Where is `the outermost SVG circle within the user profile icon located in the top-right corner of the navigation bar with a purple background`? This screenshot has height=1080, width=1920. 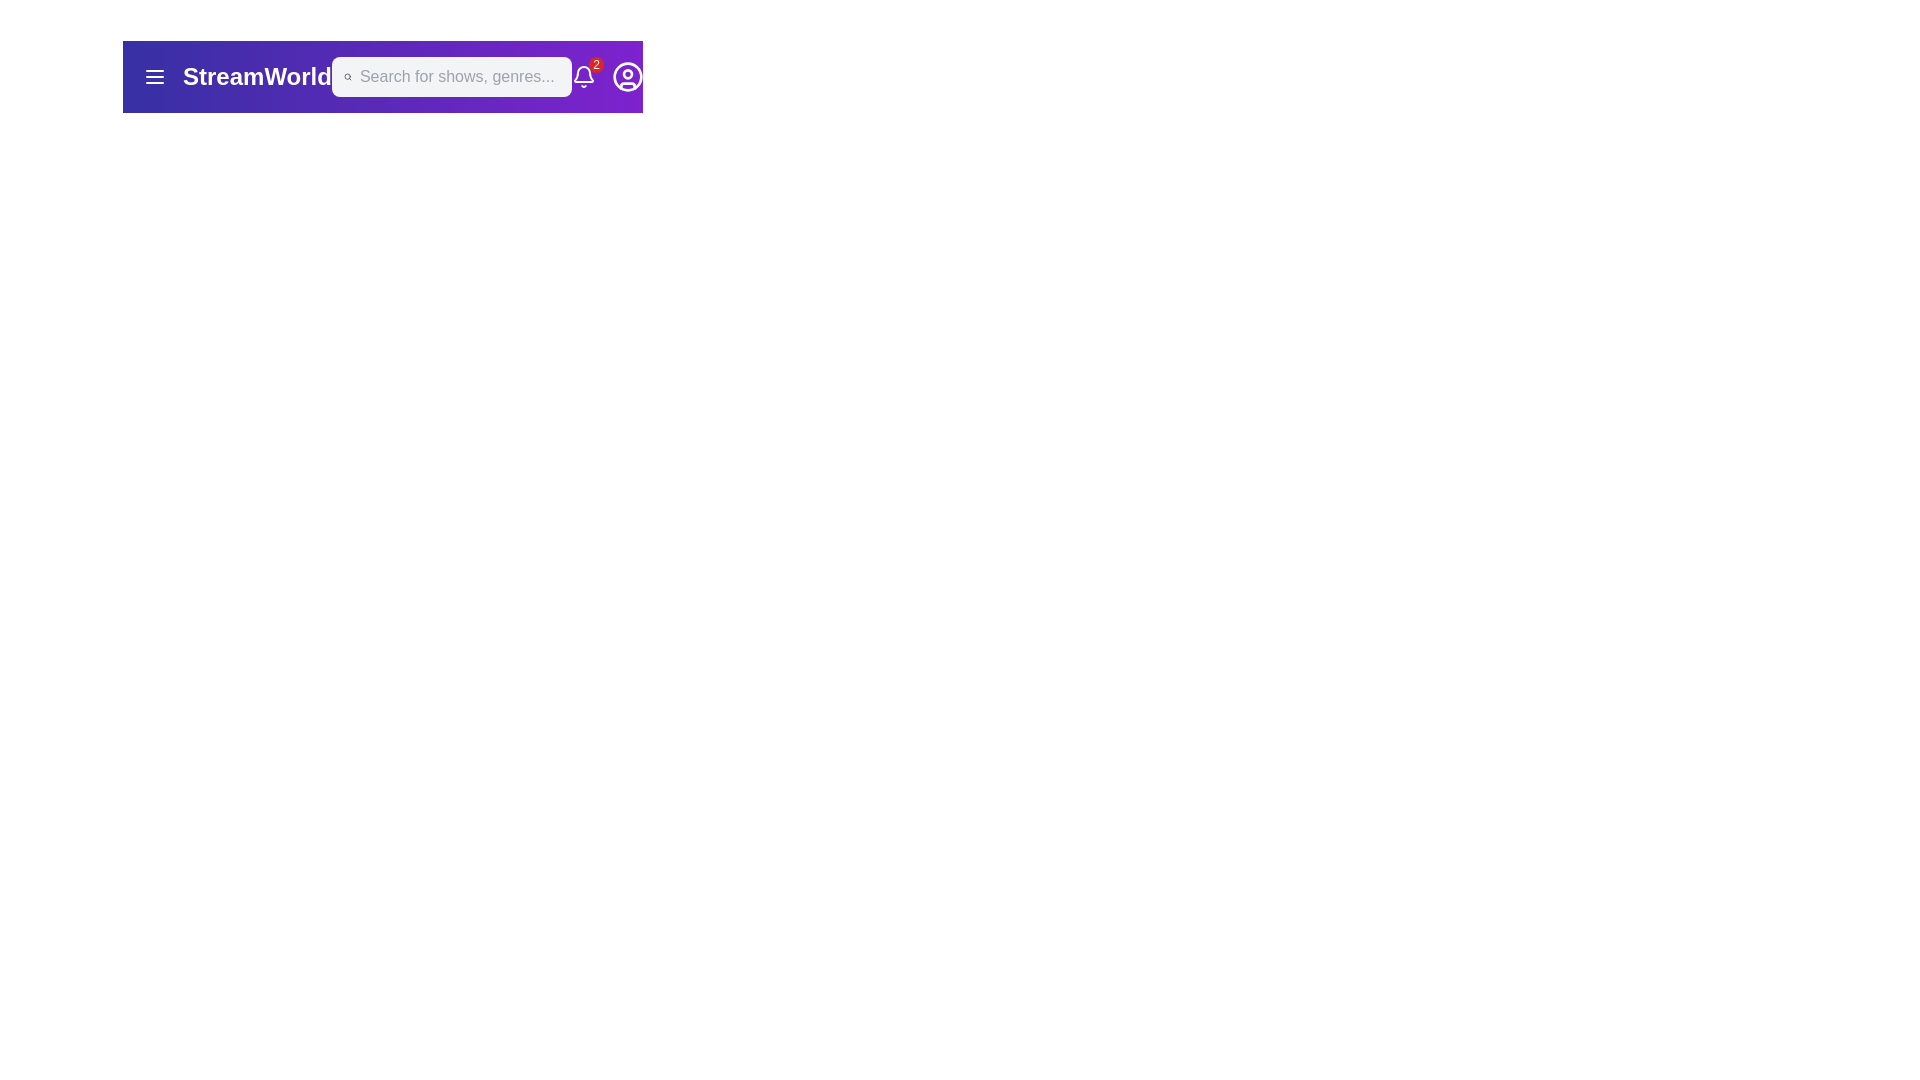 the outermost SVG circle within the user profile icon located in the top-right corner of the navigation bar with a purple background is located at coordinates (626, 76).